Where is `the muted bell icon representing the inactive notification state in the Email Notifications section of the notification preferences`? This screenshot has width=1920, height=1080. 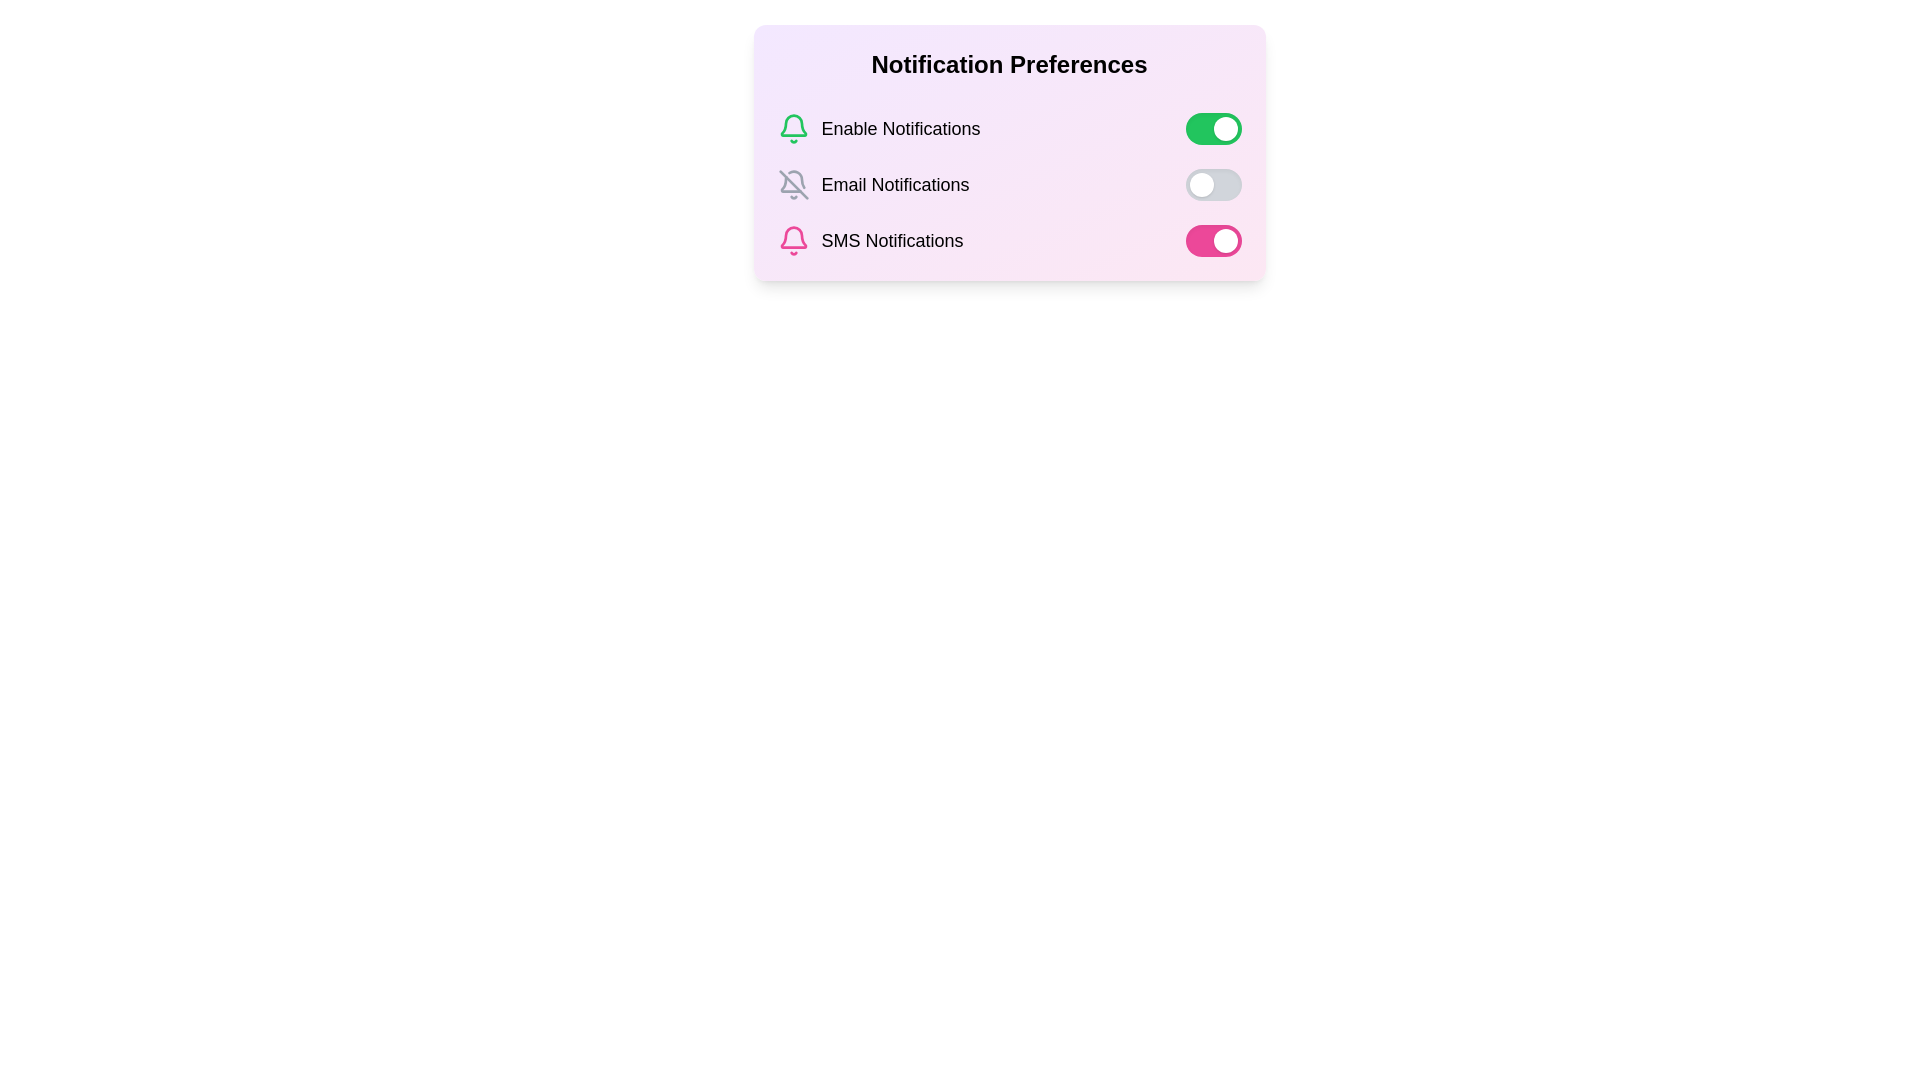 the muted bell icon representing the inactive notification state in the Email Notifications section of the notification preferences is located at coordinates (795, 178).